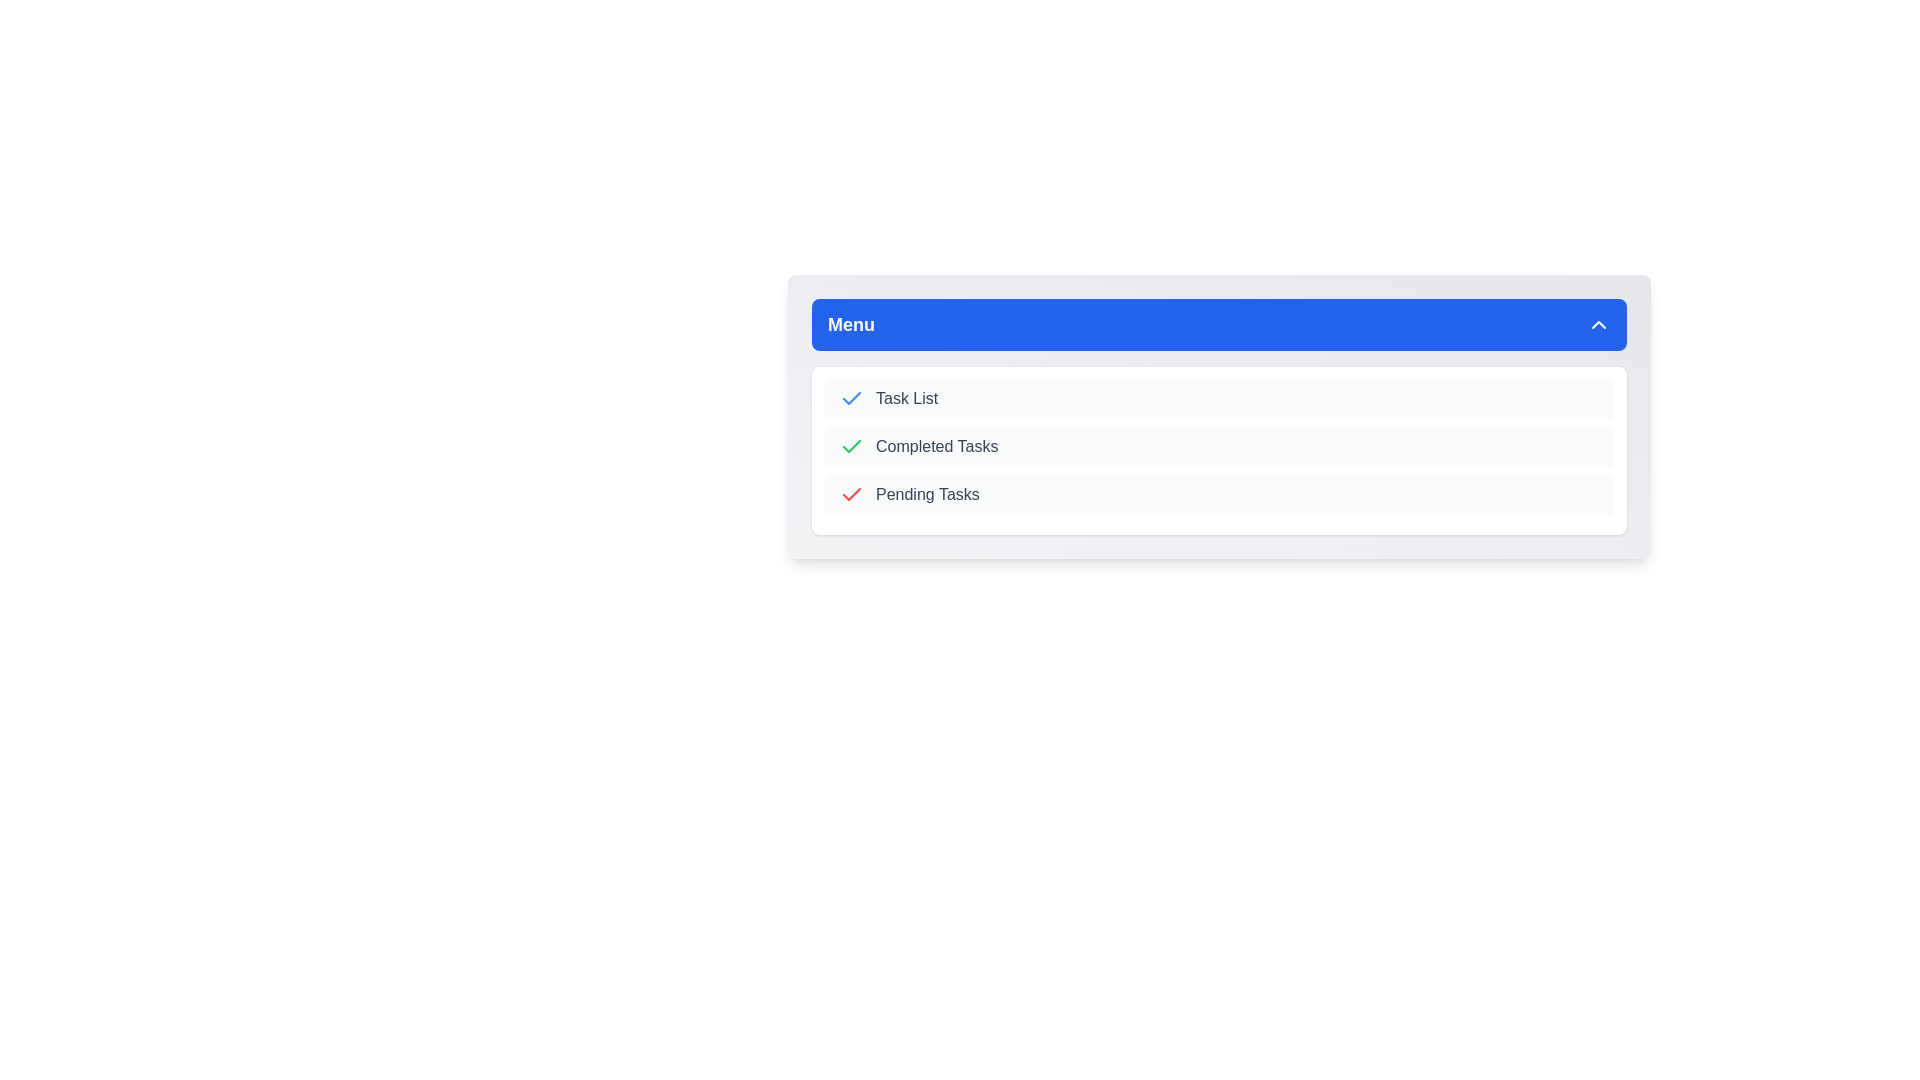 This screenshot has height=1080, width=1920. Describe the element at coordinates (926, 494) in the screenshot. I see `the 'Pending Tasks' text label, which is the third item in a vertical list within the menu structure and aligned to the right of a red checkmark icon` at that location.